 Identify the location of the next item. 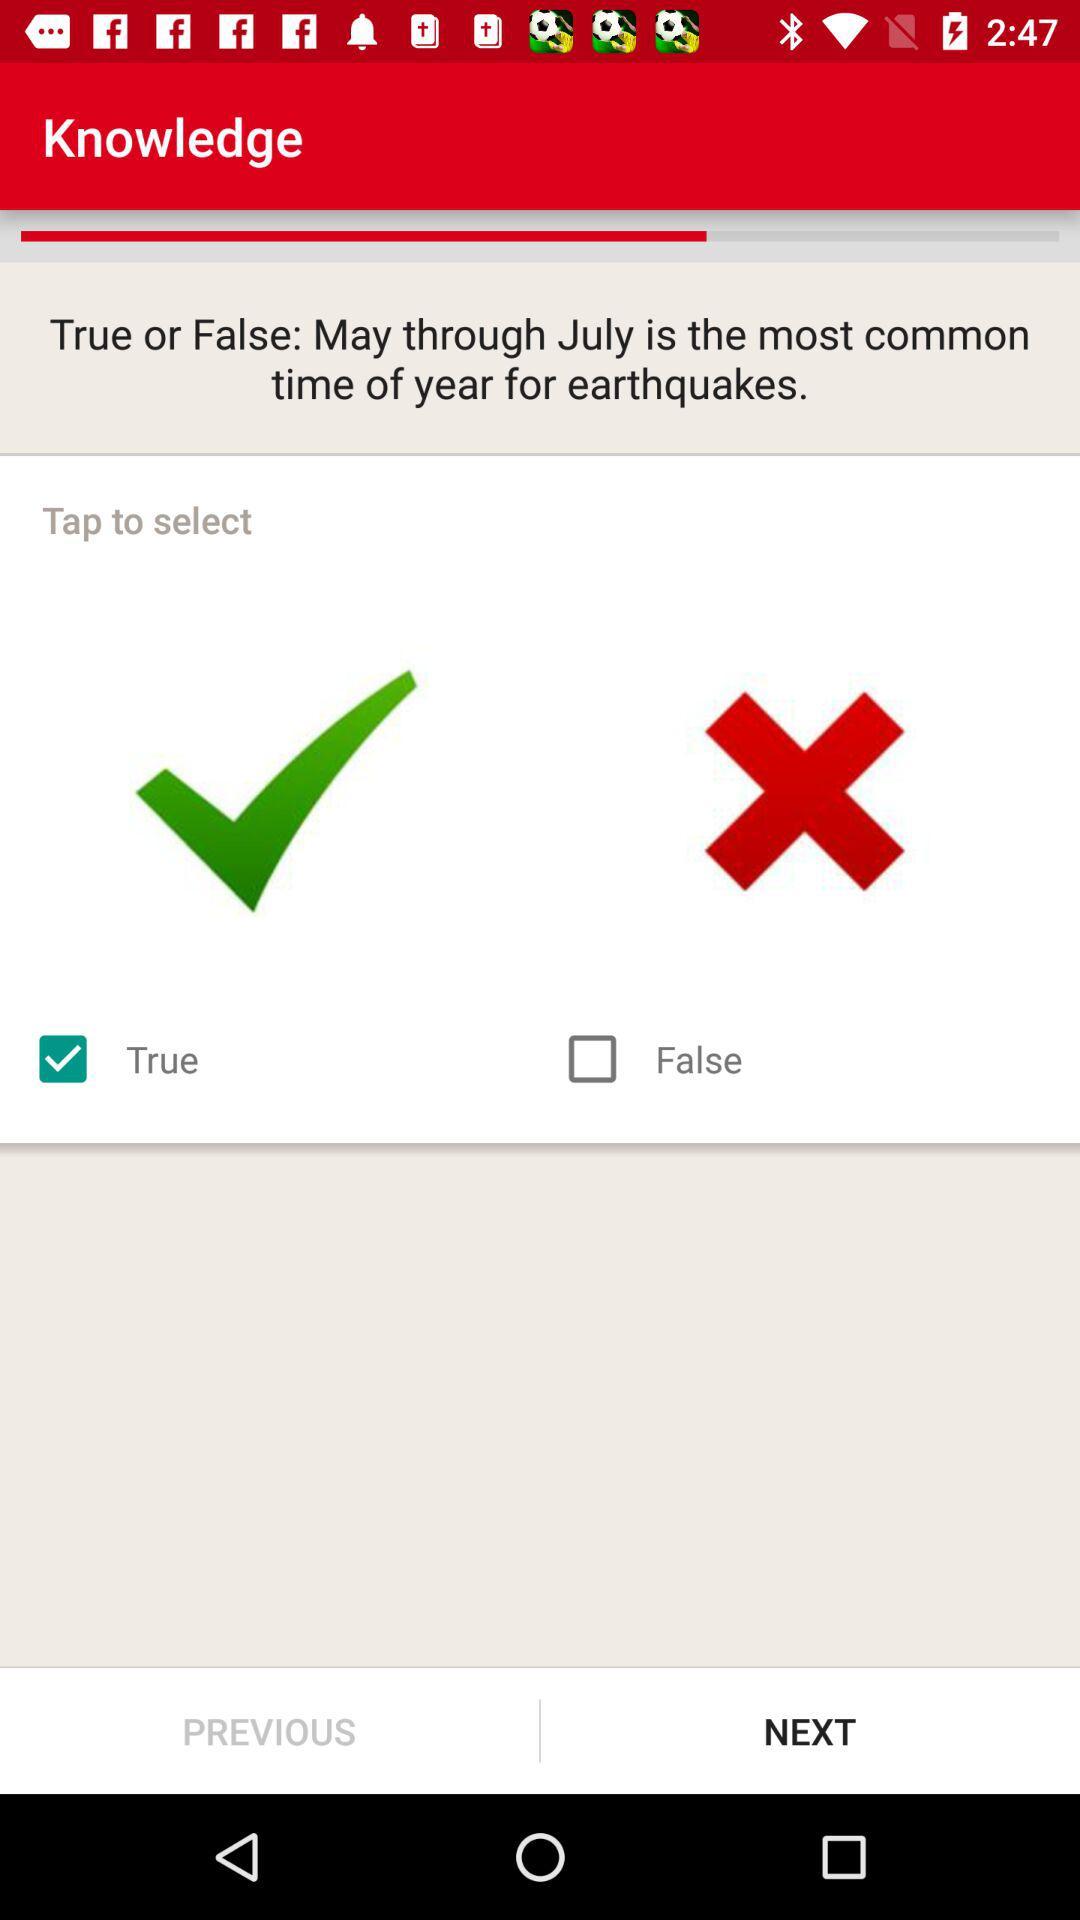
(810, 1730).